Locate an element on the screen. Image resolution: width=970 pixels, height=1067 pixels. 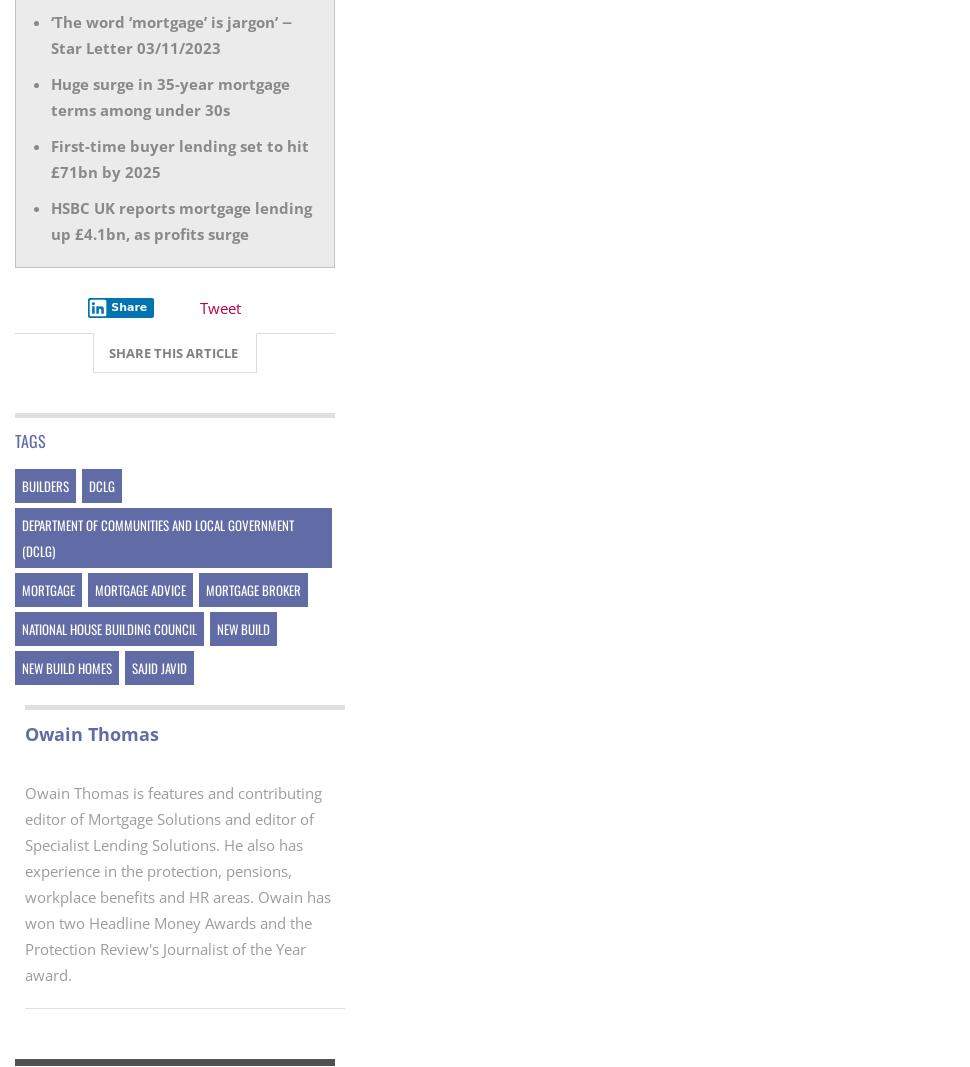
'DCLG' is located at coordinates (88, 485).